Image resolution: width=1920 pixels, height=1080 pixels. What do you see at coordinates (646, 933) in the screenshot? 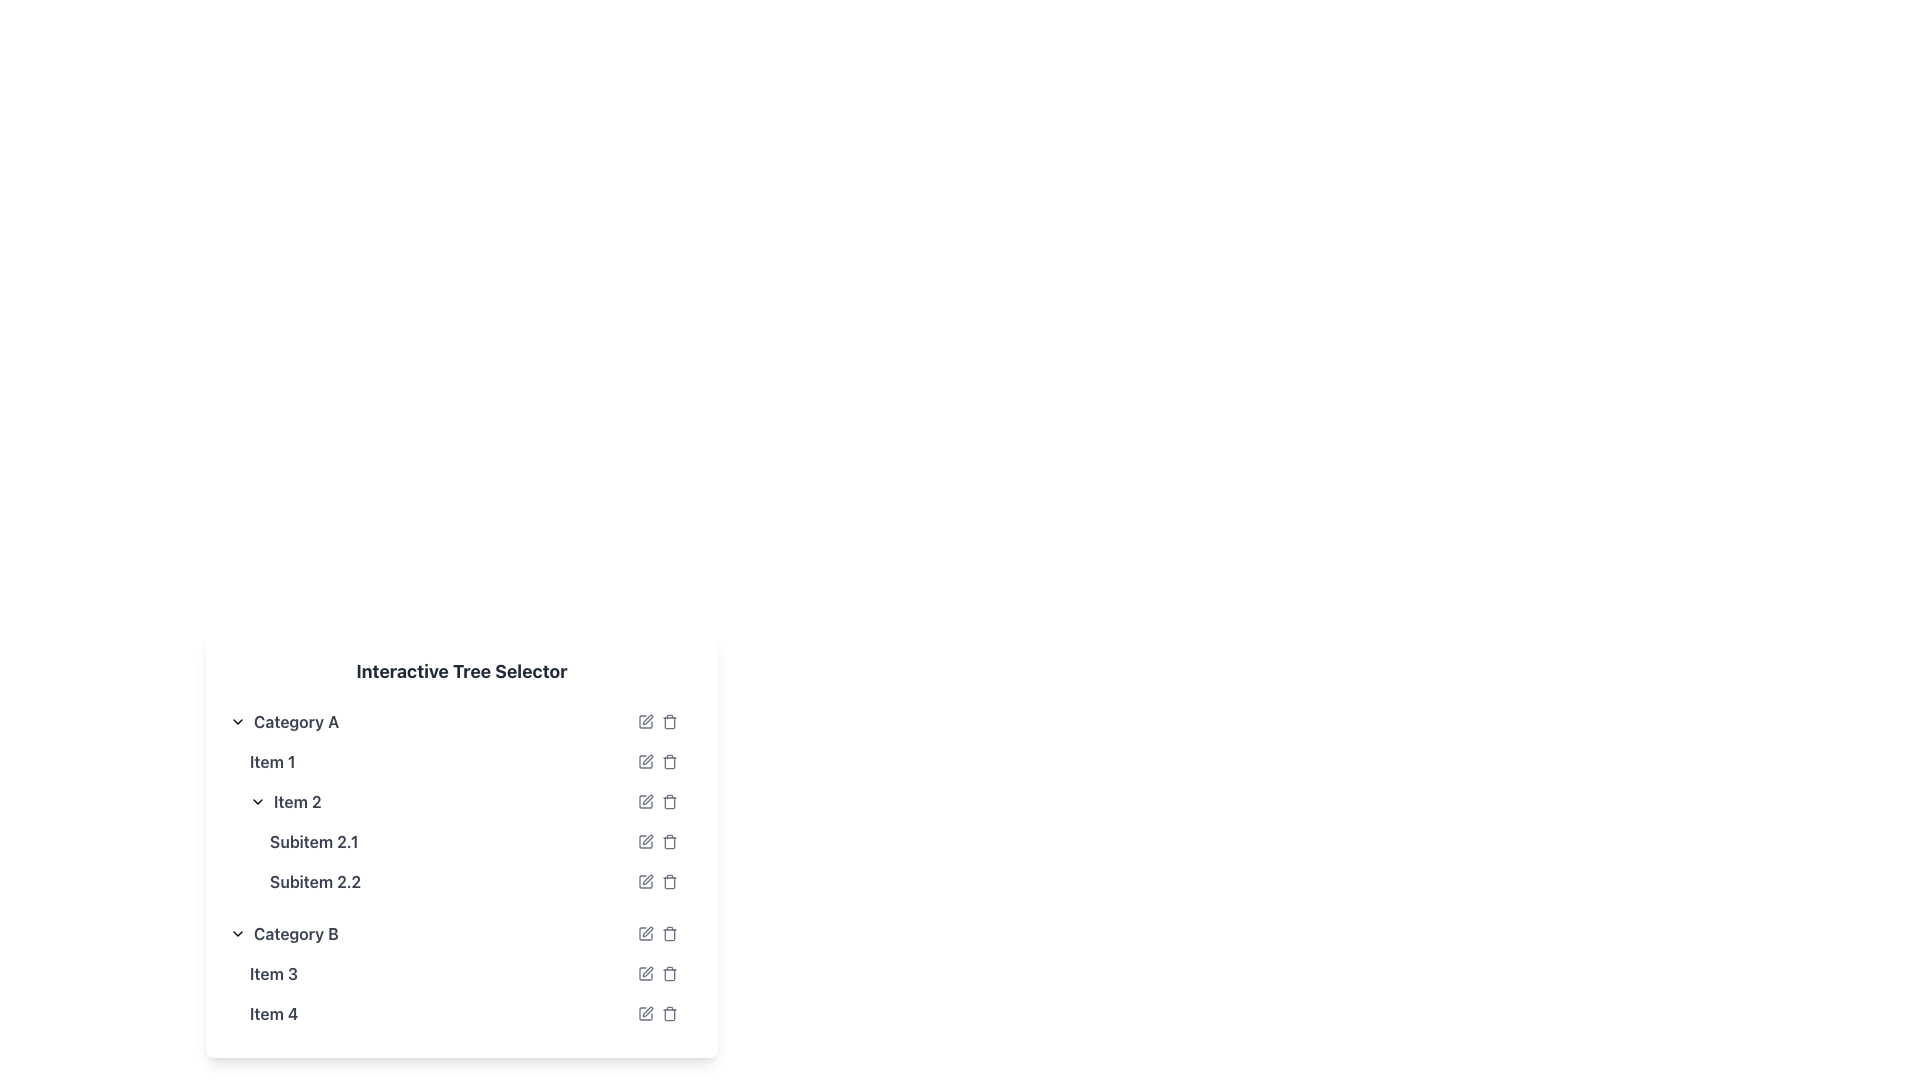
I see `the pen icon button located to the left of the trash can icon in the action icons for 'Category B'` at bounding box center [646, 933].